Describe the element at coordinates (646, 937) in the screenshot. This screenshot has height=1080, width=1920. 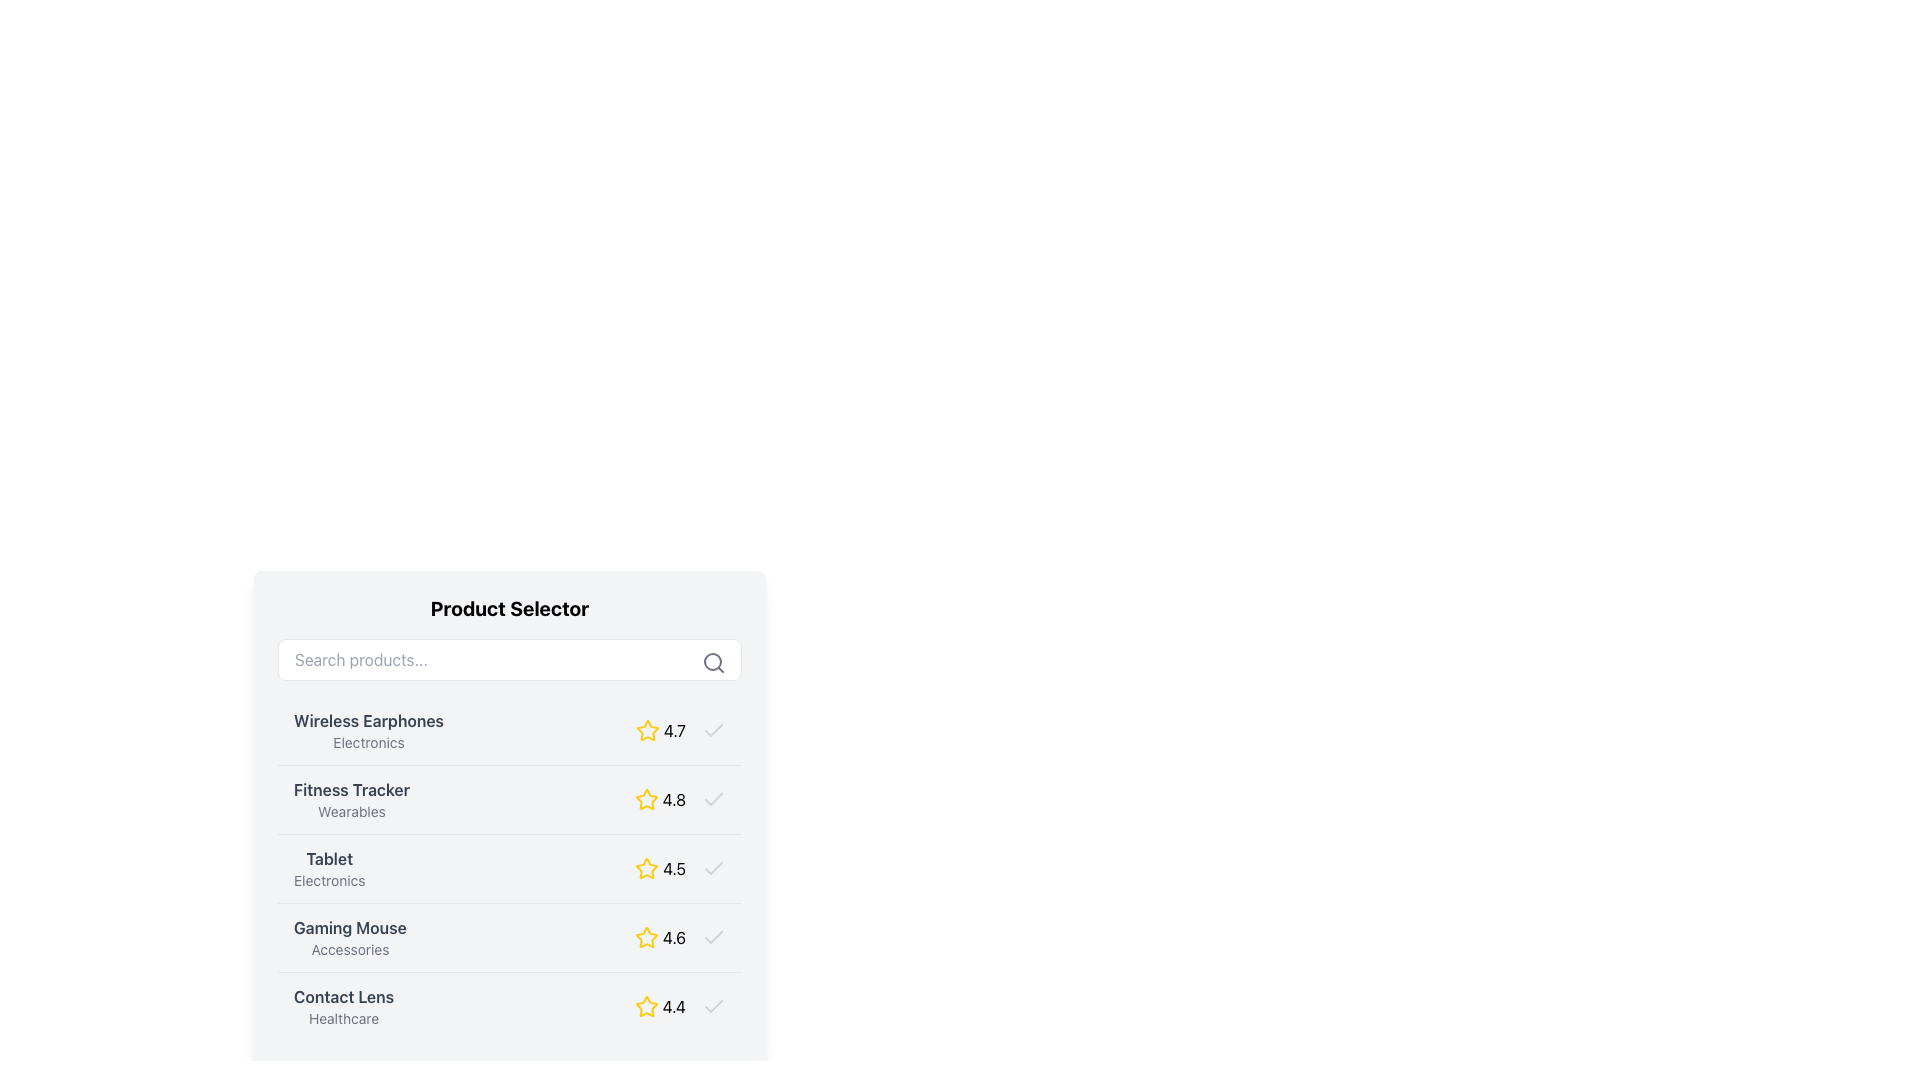
I see `the star icon representing the rating score for the 'Gaming Mouse' product, located in the rating section as the fourth item in the vertical list, aligned to the left of the rating number '4.6'` at that location.